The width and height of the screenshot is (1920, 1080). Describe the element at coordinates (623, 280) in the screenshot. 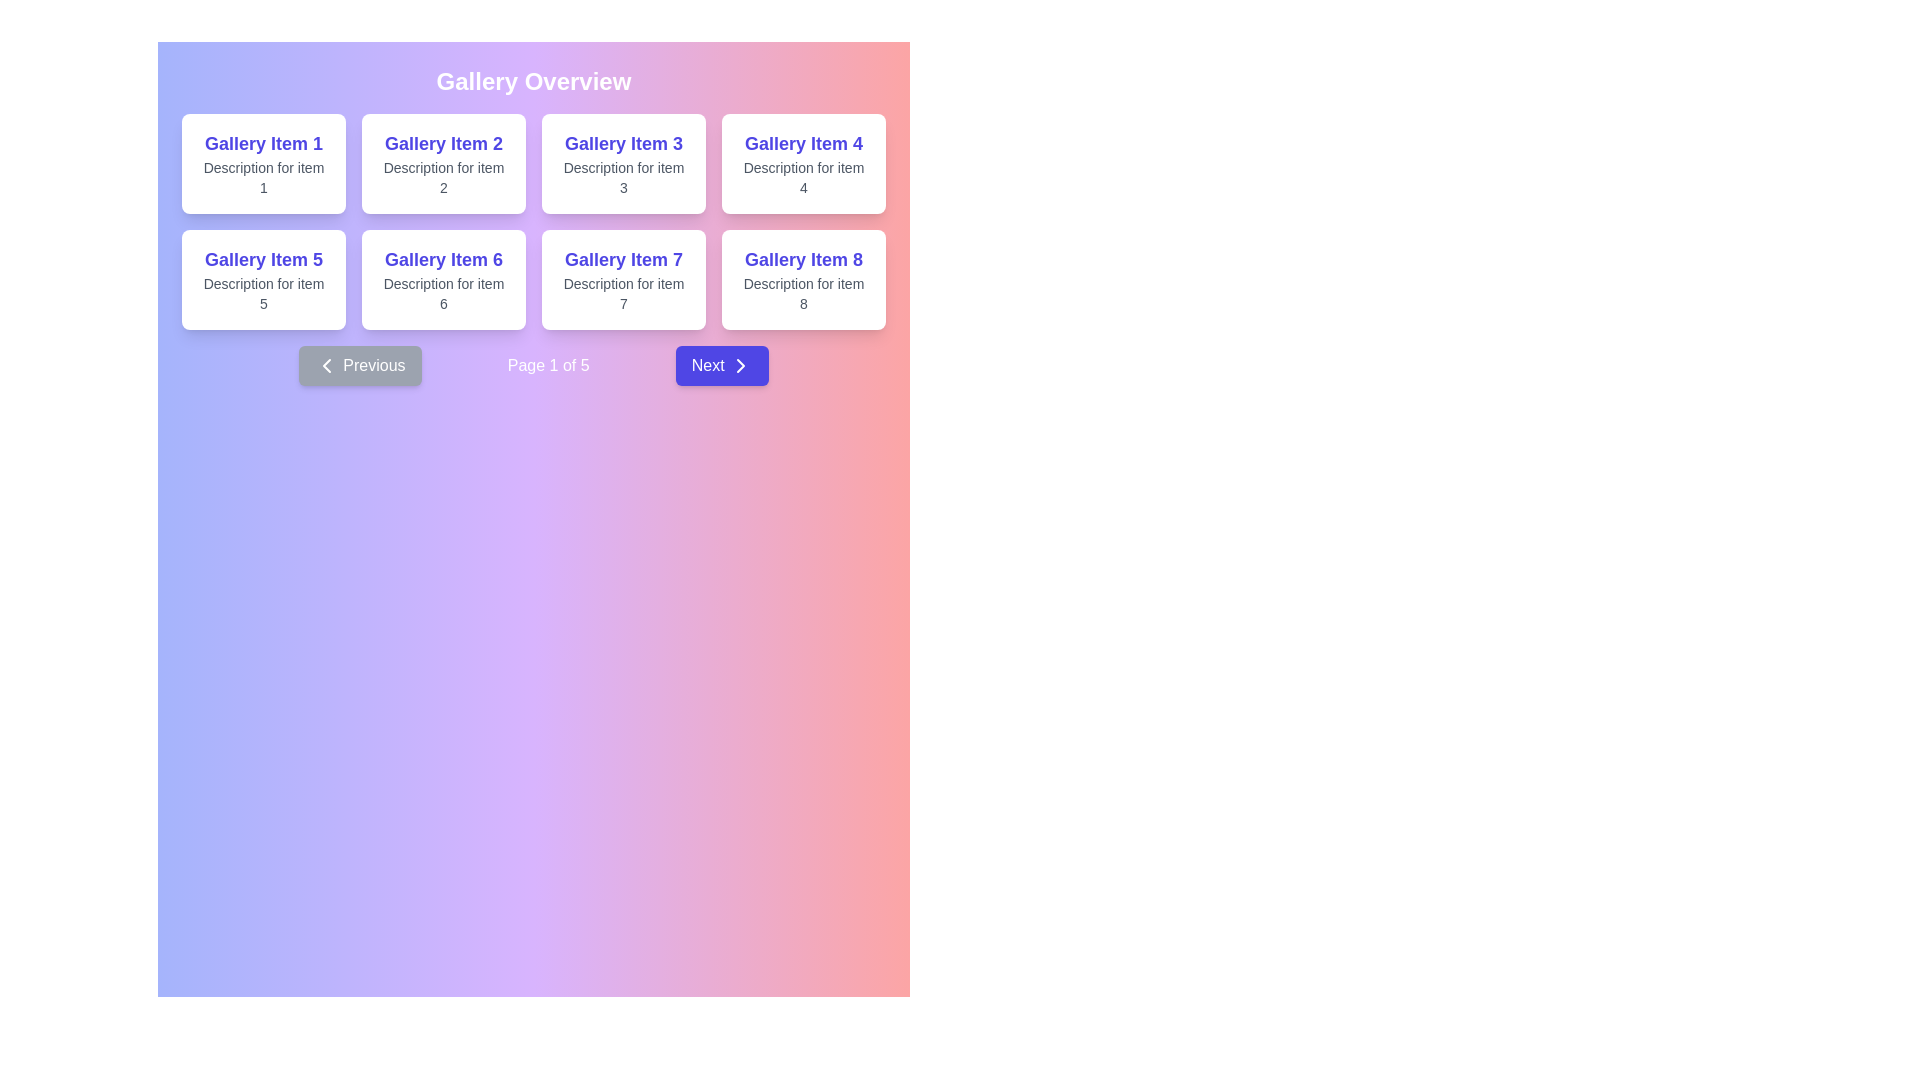

I see `the card displaying 'Gallery Item 7' with a white background and rounded corners, located in the second row, third column of the grid layout` at that location.